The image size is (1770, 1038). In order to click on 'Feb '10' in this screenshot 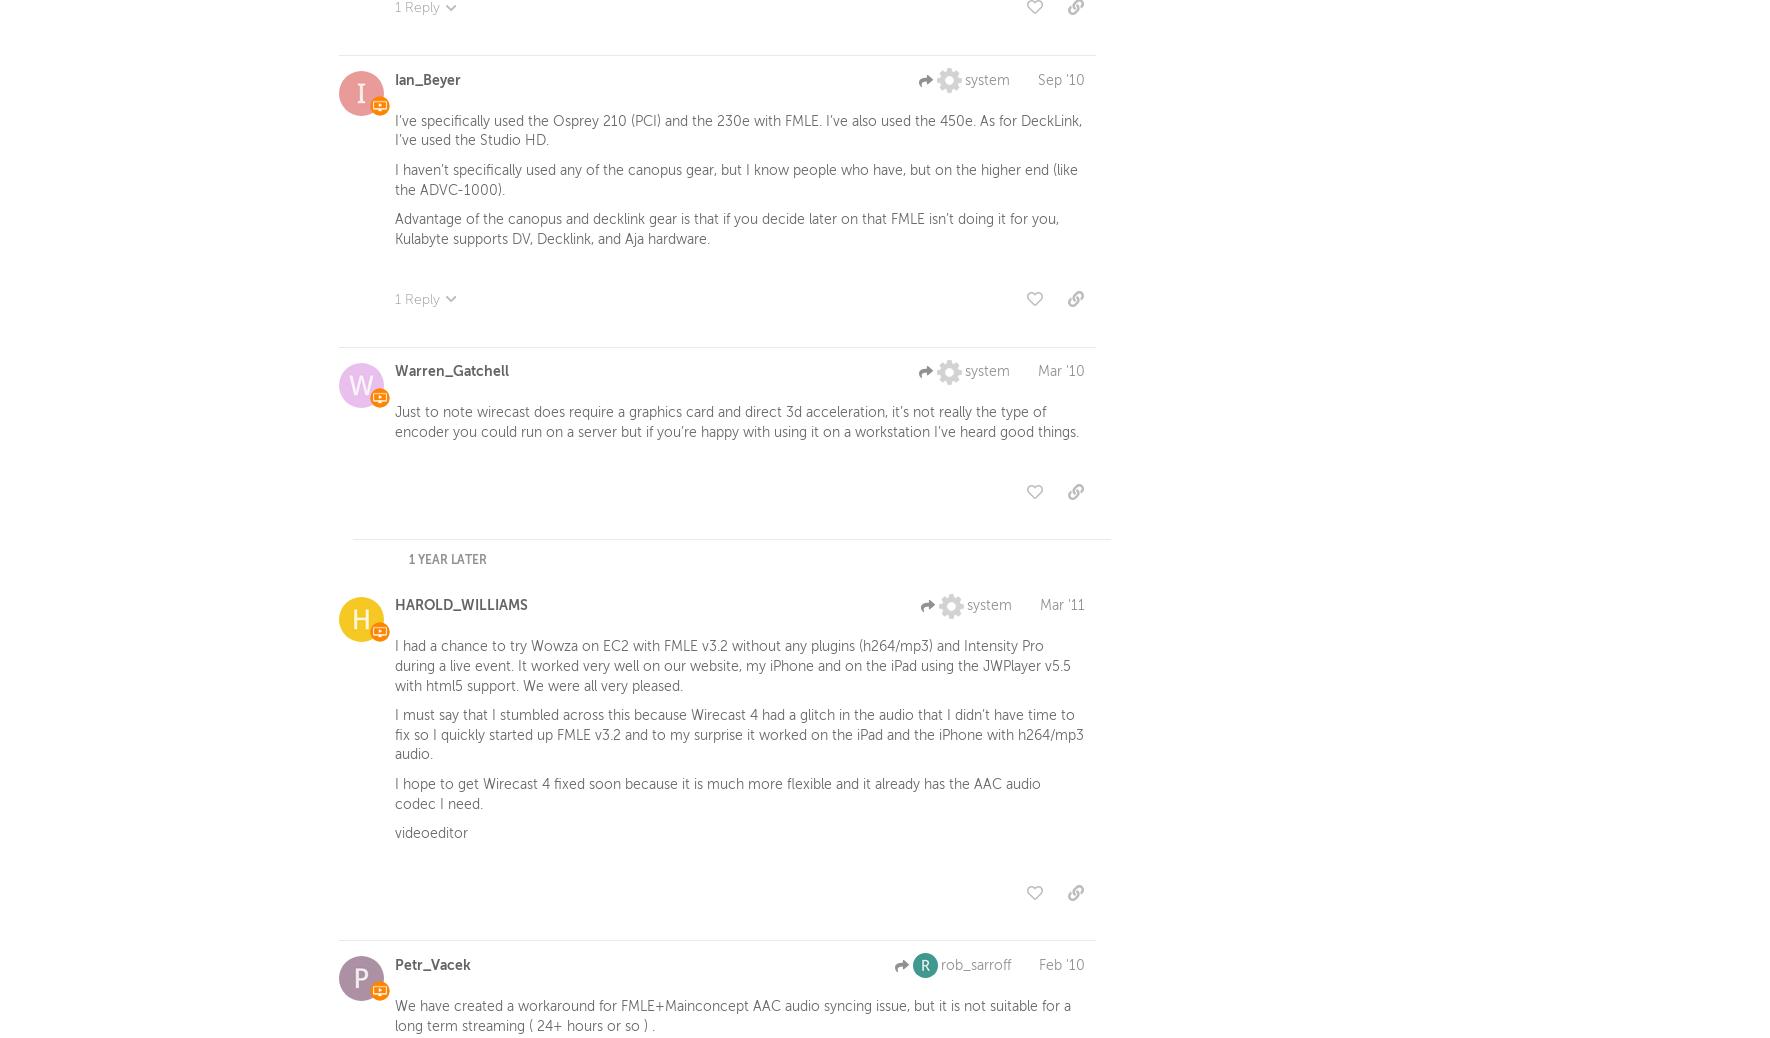, I will do `click(1062, 969)`.